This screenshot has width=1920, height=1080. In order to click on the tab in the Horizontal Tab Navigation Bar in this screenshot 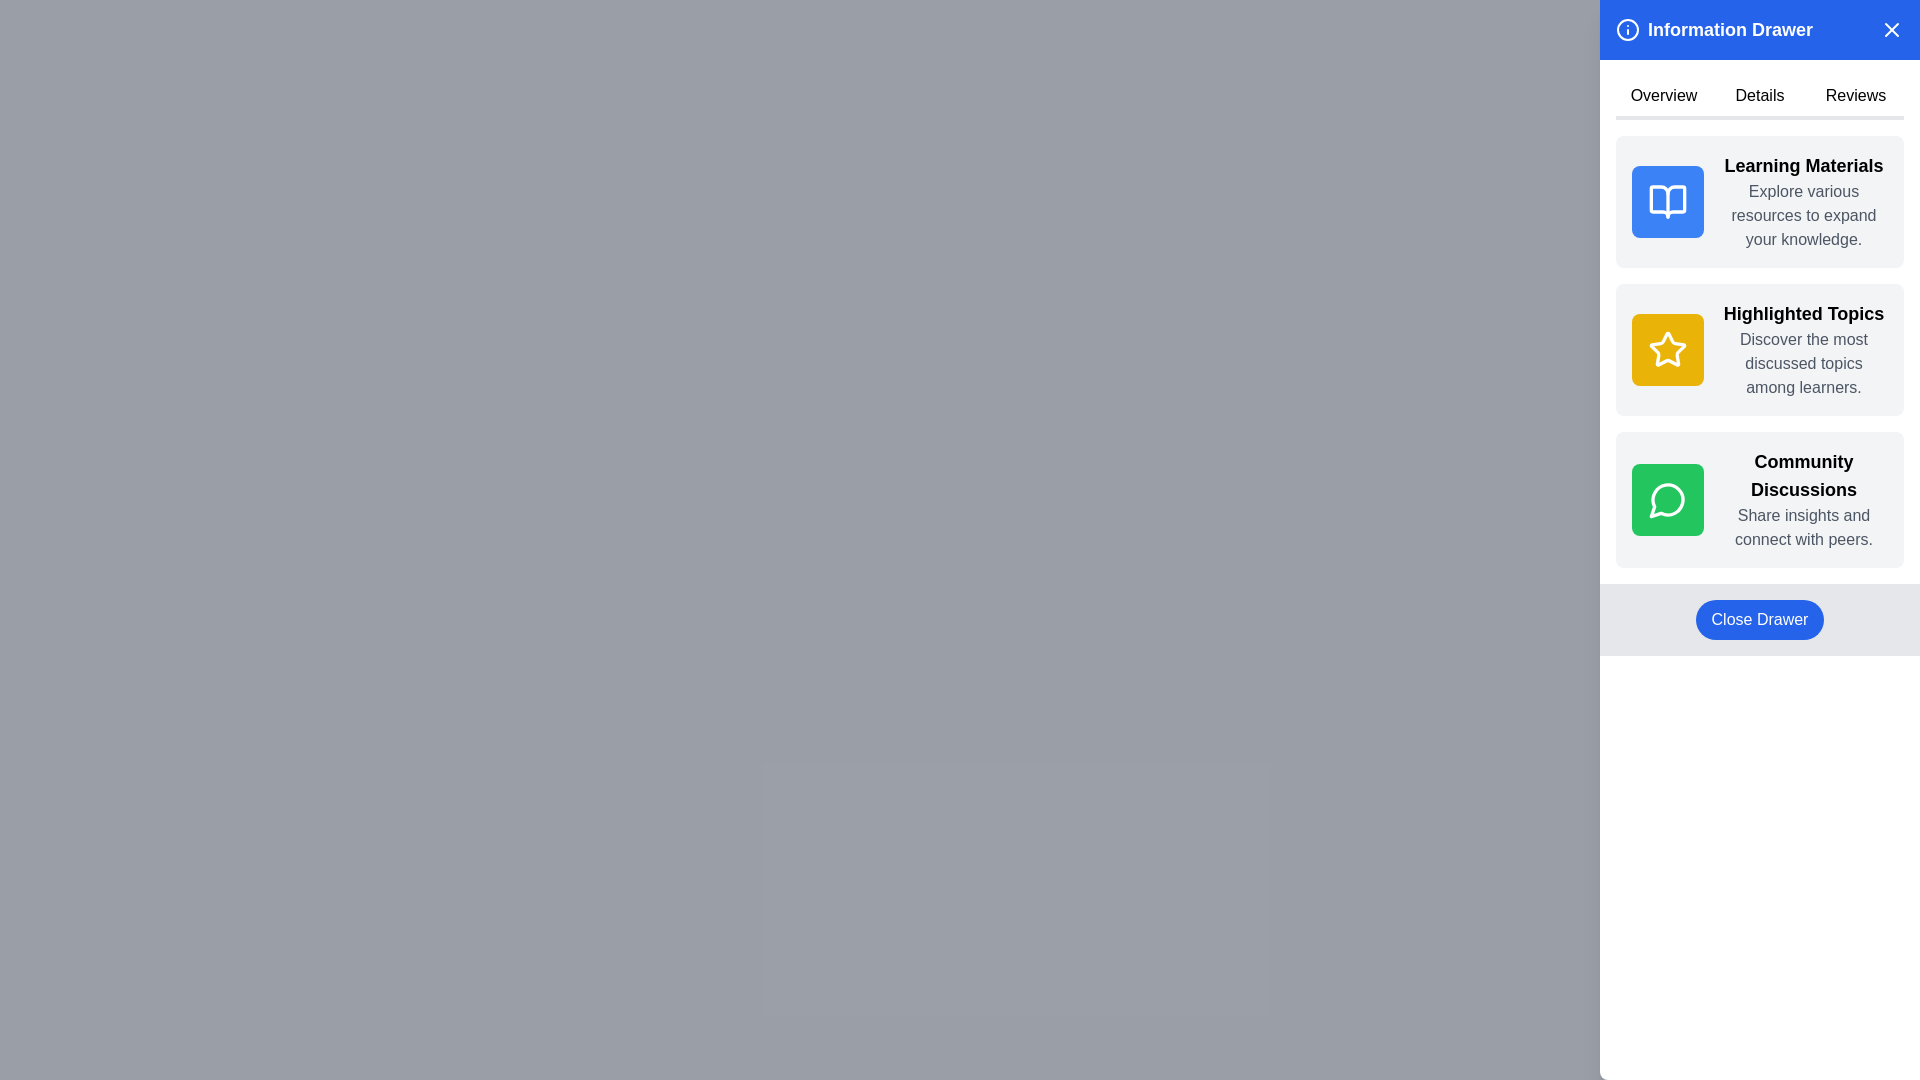, I will do `click(1760, 97)`.